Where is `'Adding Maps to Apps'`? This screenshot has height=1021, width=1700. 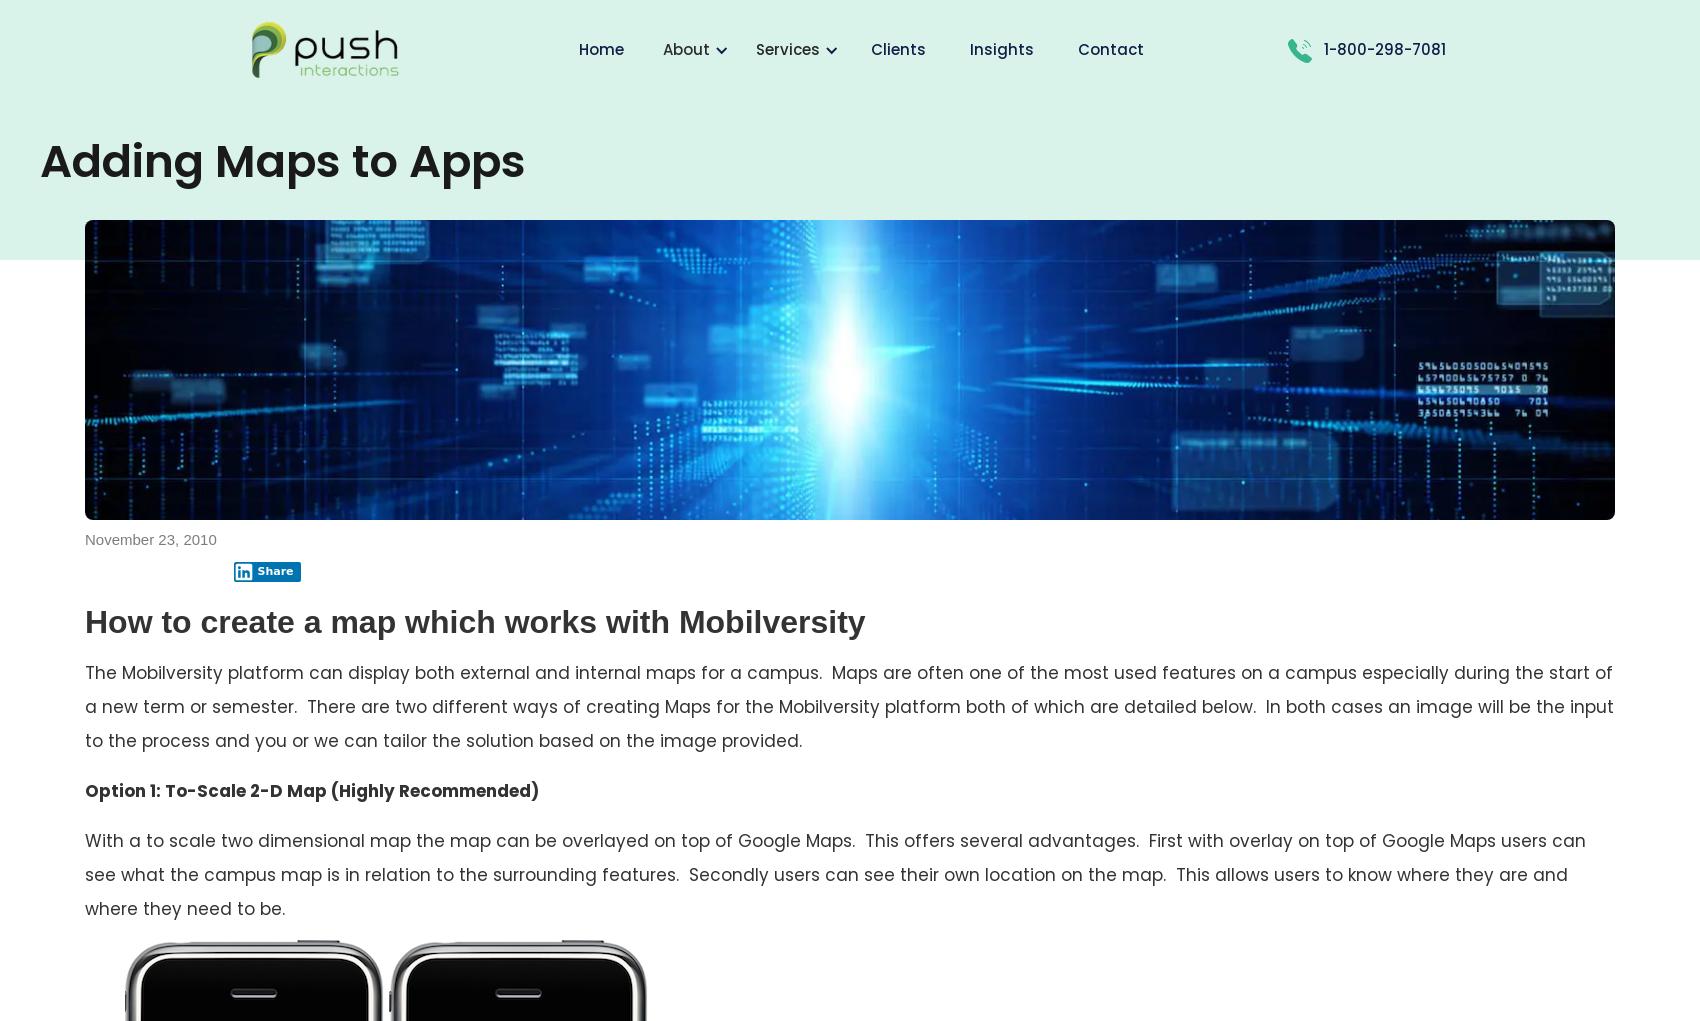
'Adding Maps to Apps' is located at coordinates (39, 159).